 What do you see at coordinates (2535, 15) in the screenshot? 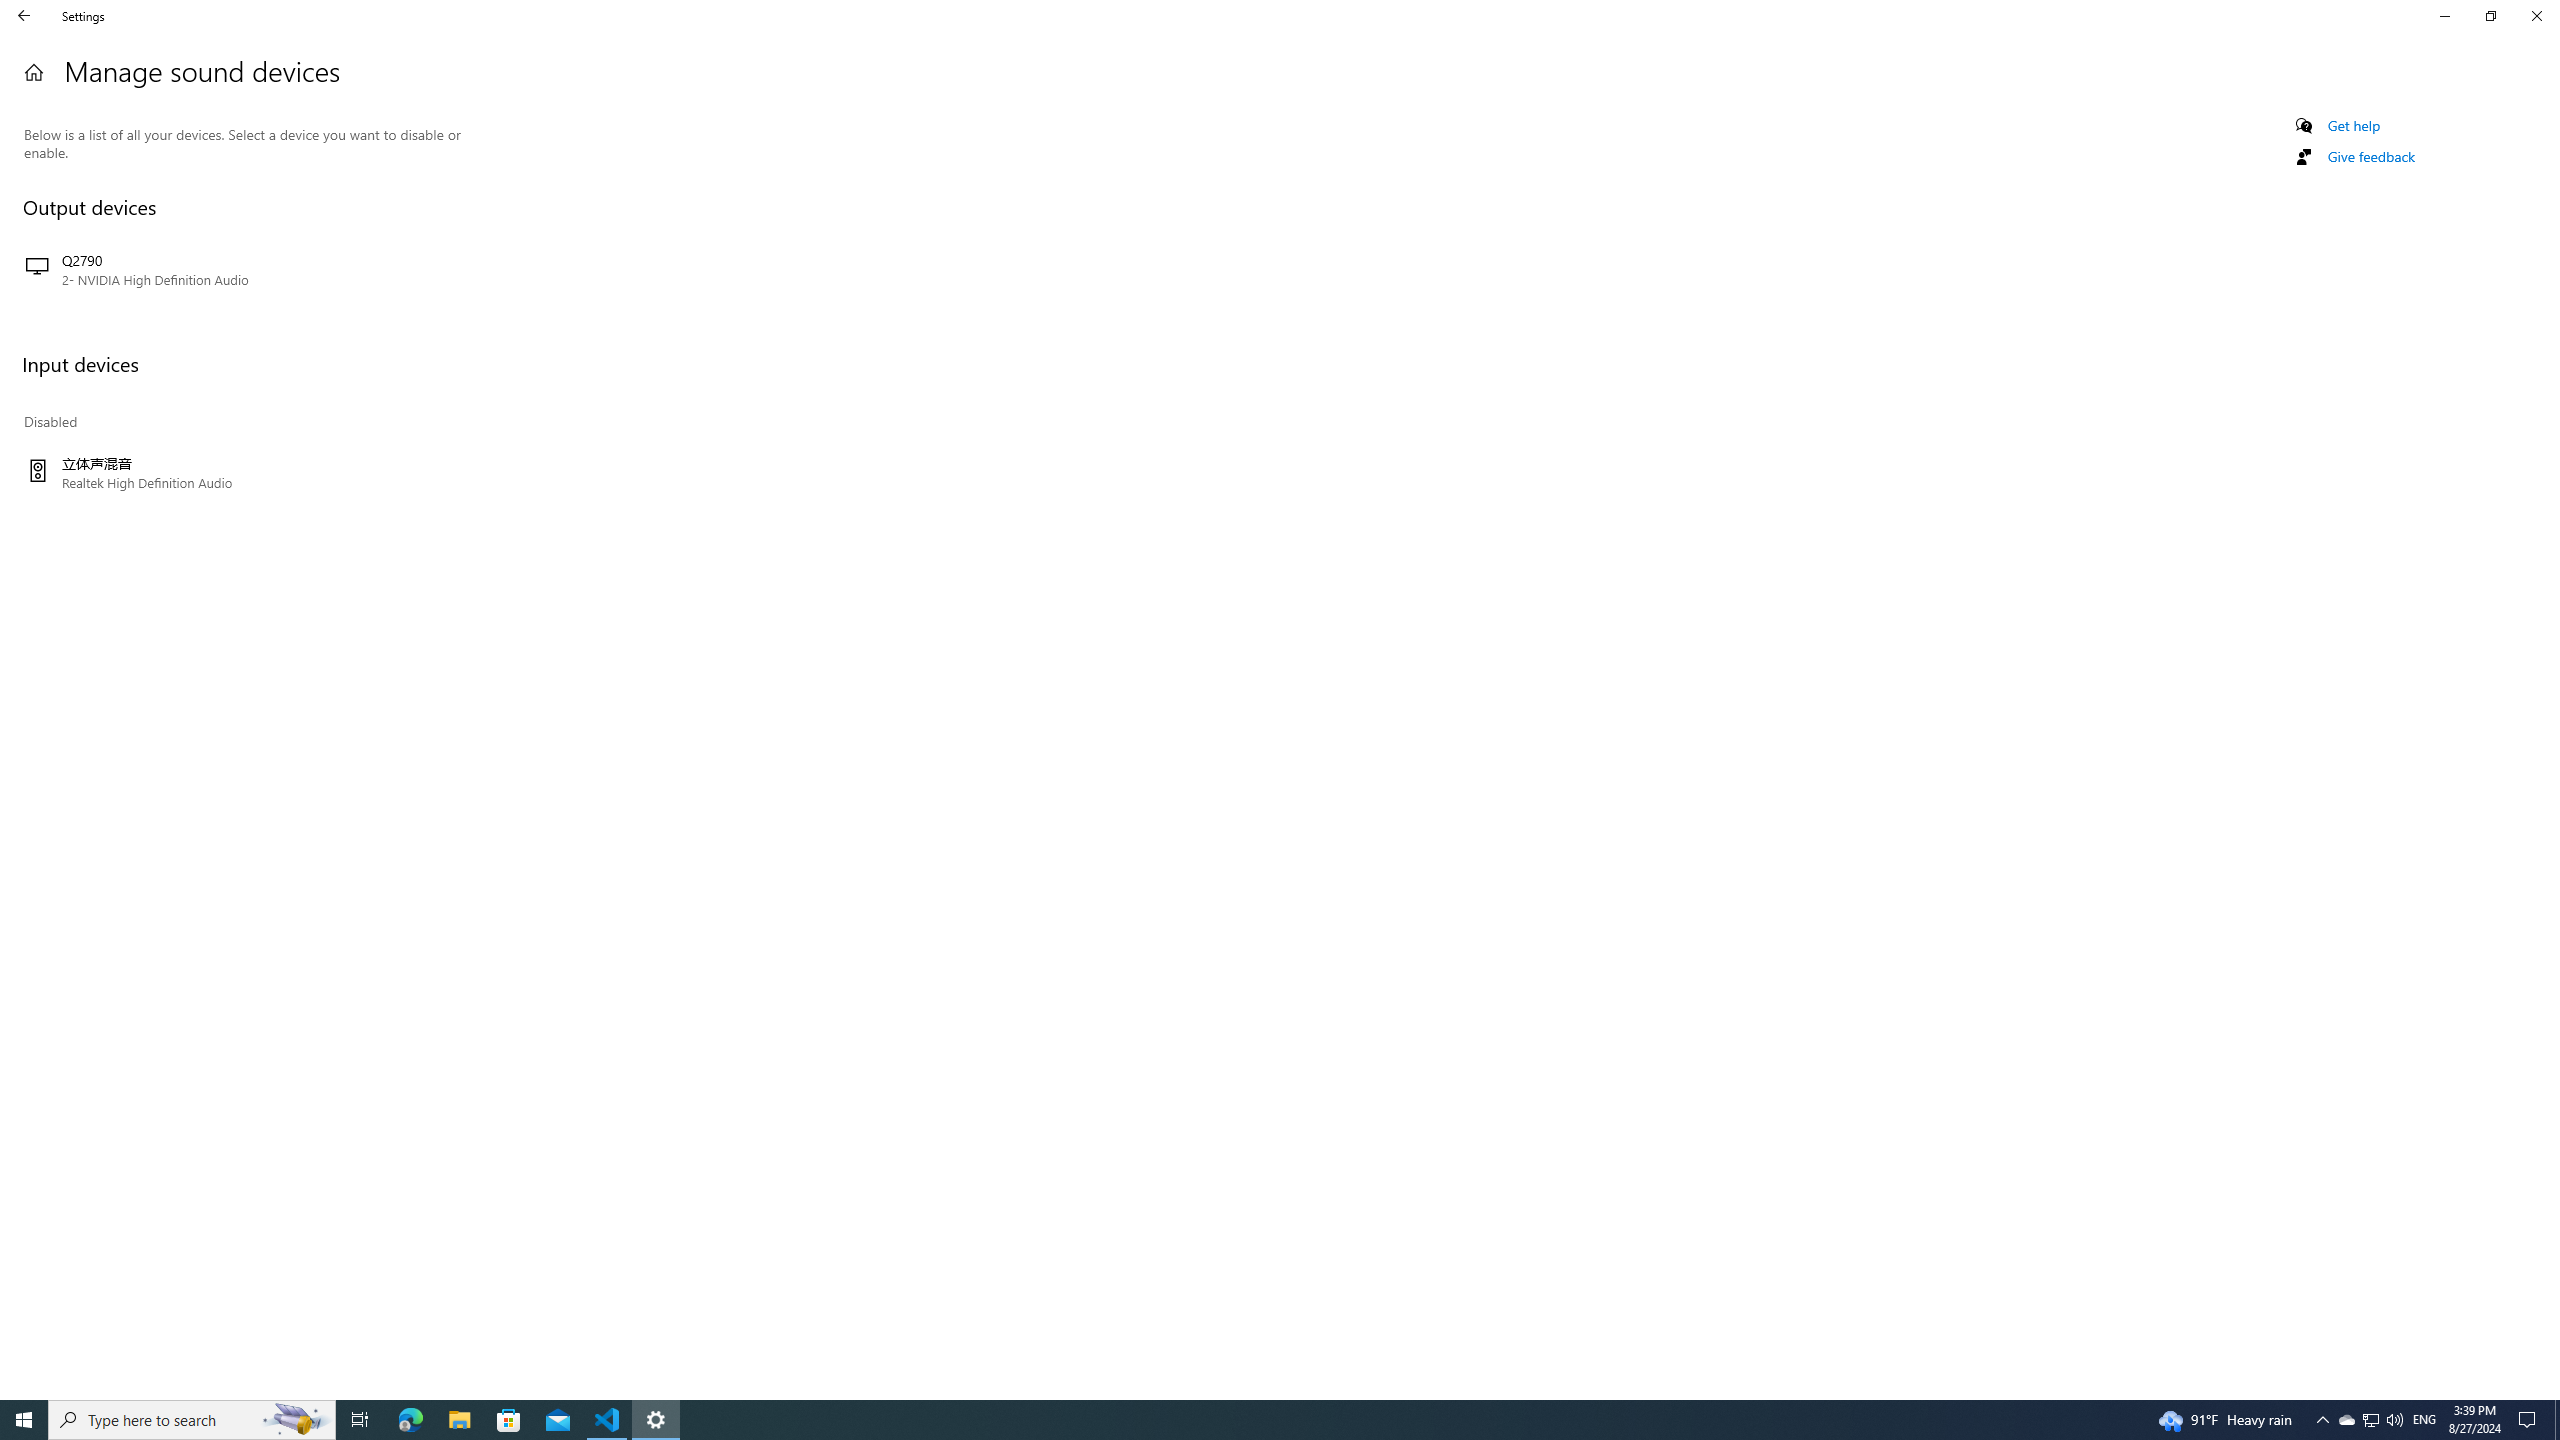
I see `'Close Settings'` at bounding box center [2535, 15].